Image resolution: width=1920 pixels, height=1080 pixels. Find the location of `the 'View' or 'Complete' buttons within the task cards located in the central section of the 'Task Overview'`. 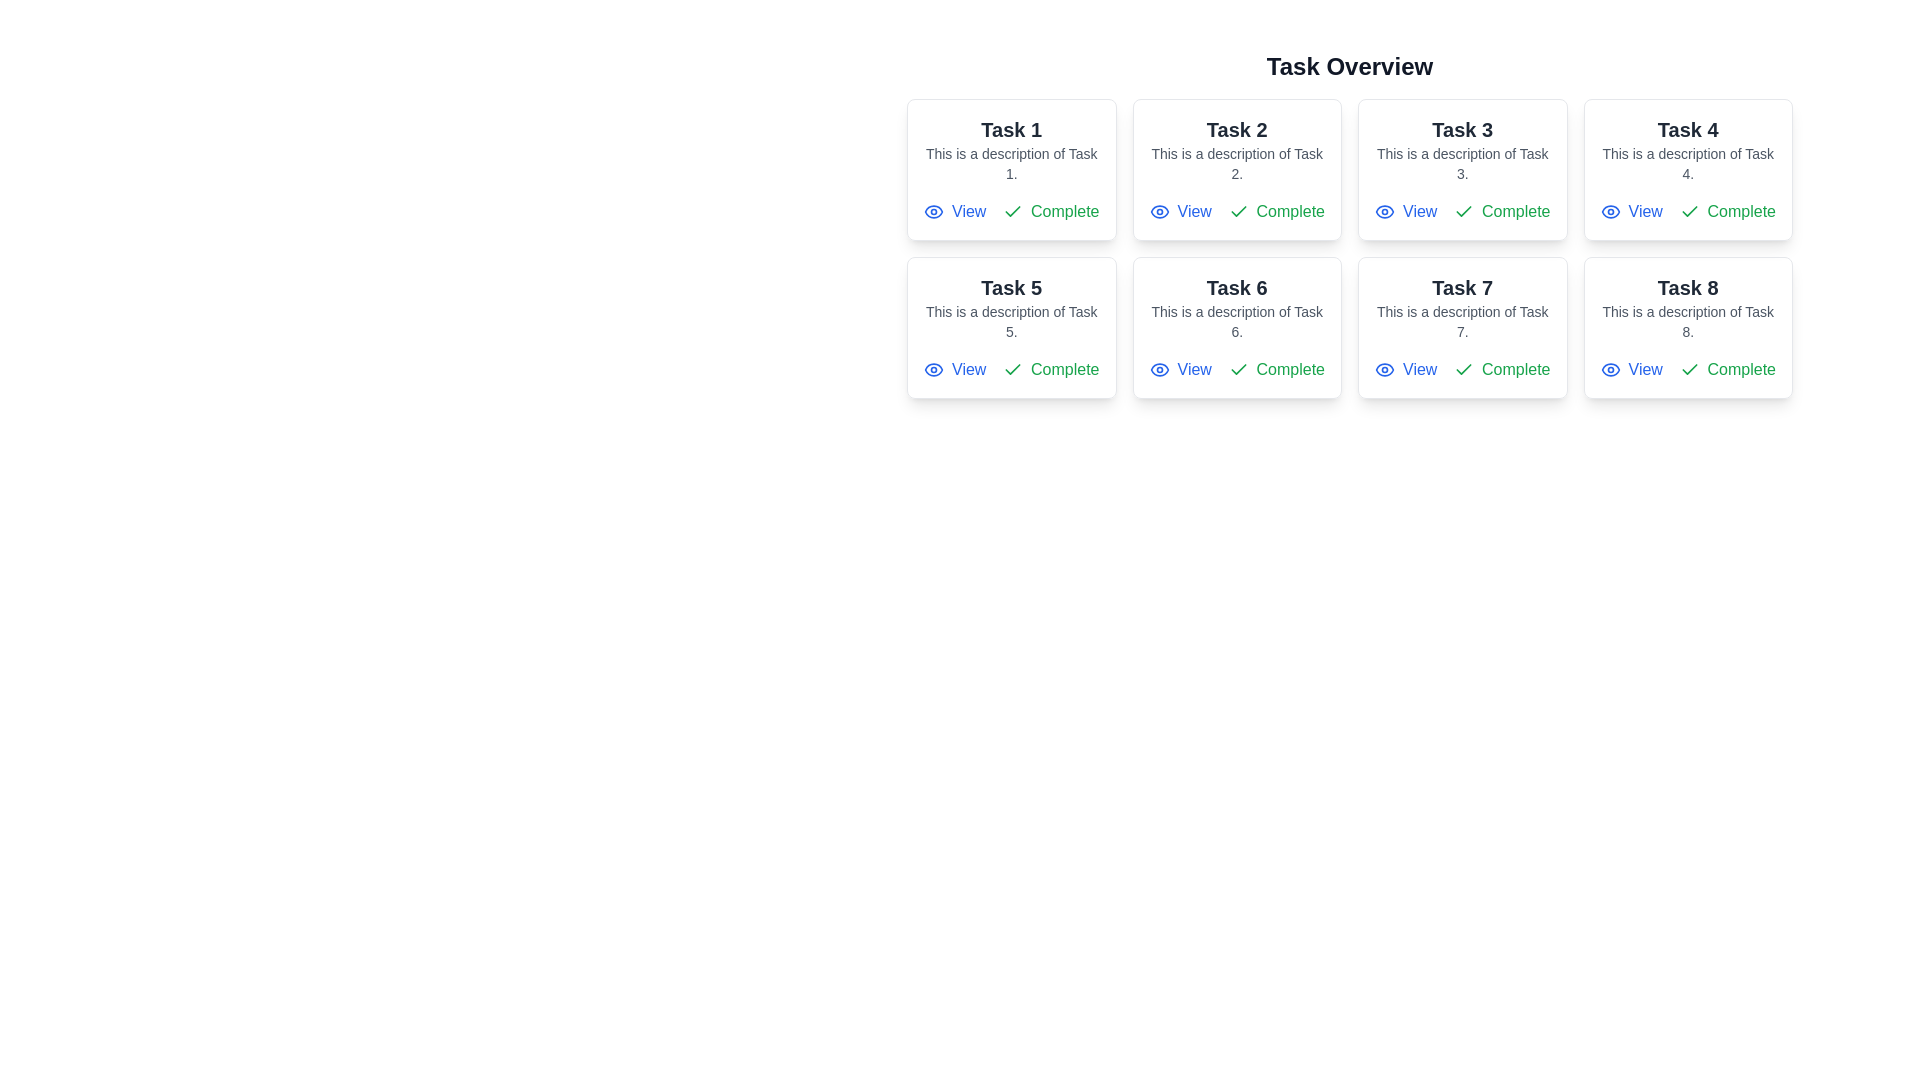

the 'View' or 'Complete' buttons within the task cards located in the central section of the 'Task Overview' is located at coordinates (1349, 224).